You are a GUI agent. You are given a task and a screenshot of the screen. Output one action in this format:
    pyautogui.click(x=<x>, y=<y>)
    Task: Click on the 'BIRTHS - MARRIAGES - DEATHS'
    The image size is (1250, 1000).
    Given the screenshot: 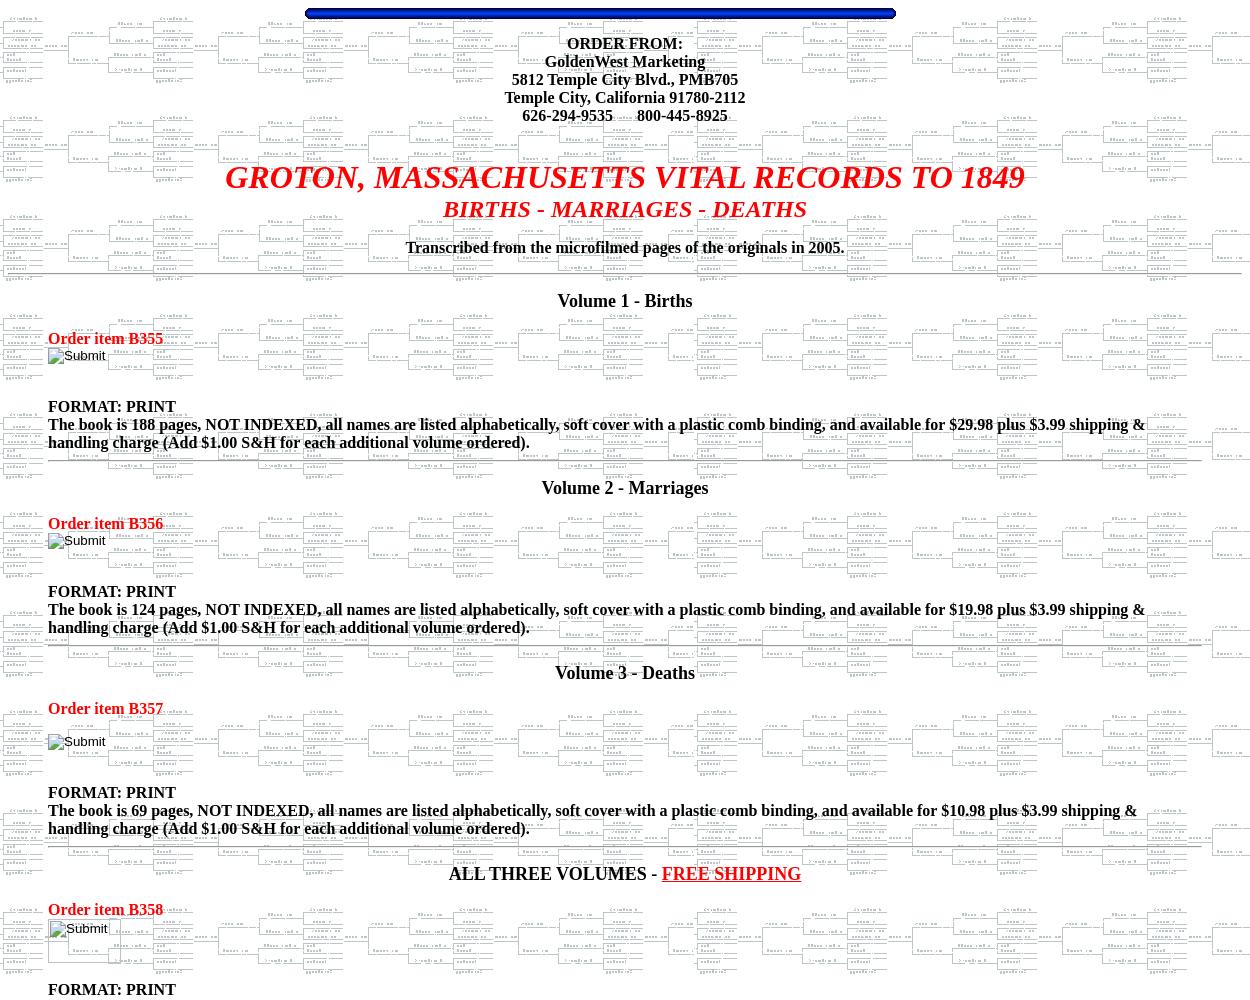 What is the action you would take?
    pyautogui.click(x=441, y=208)
    